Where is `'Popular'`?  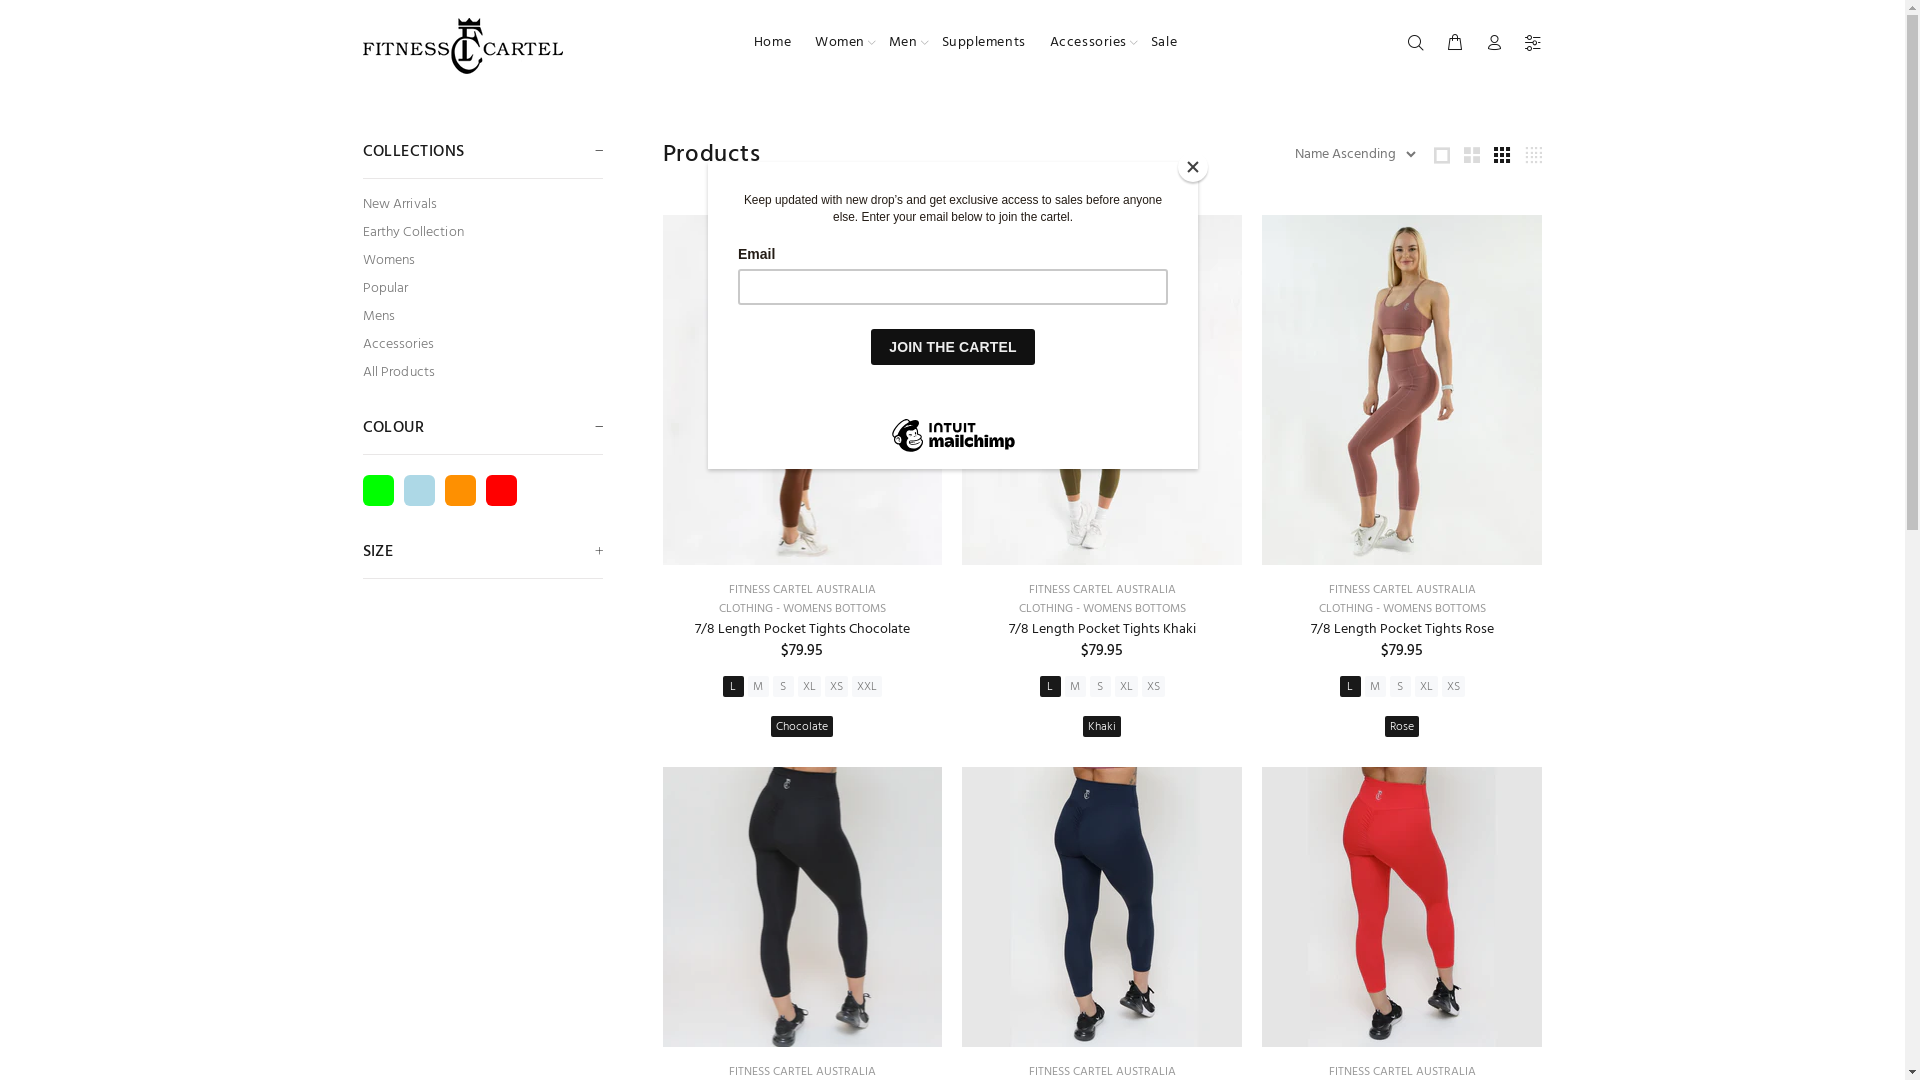
'Popular' is located at coordinates (481, 289).